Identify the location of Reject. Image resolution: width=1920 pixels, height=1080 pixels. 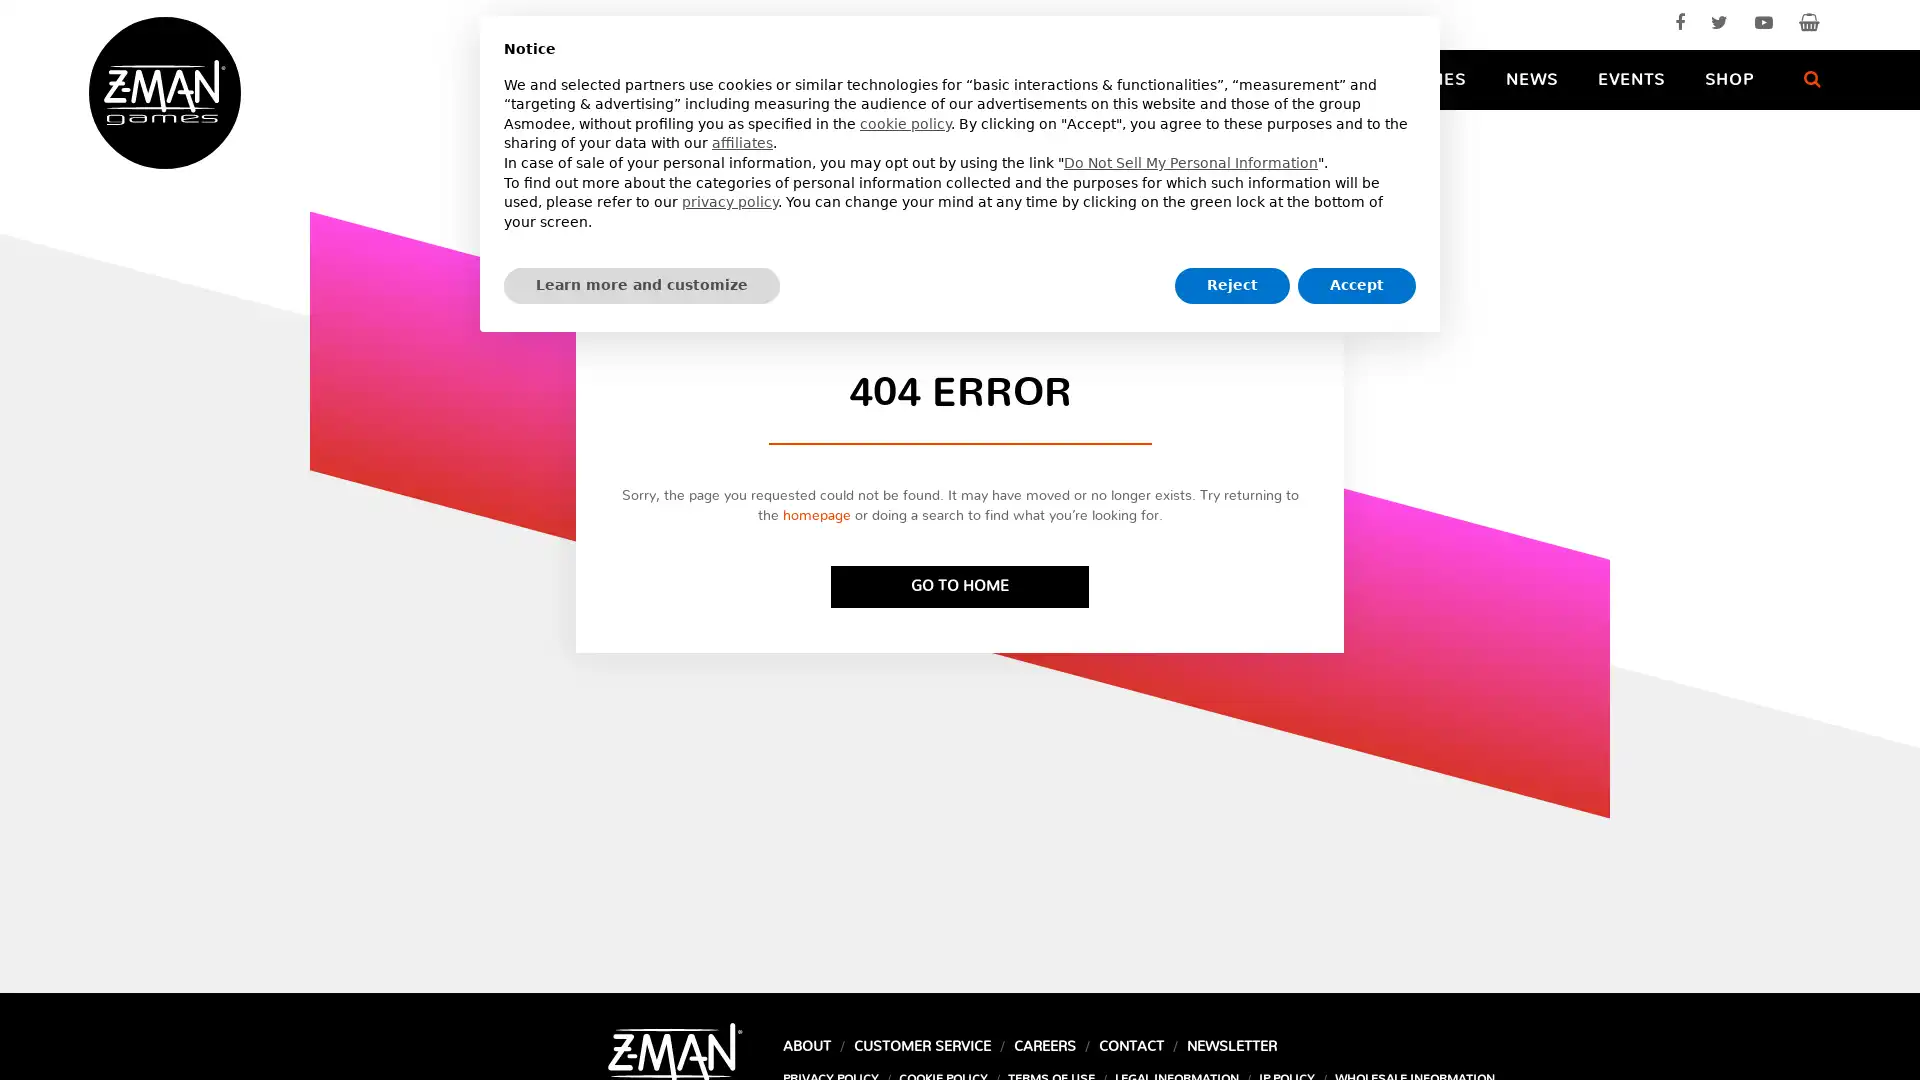
(1231, 285).